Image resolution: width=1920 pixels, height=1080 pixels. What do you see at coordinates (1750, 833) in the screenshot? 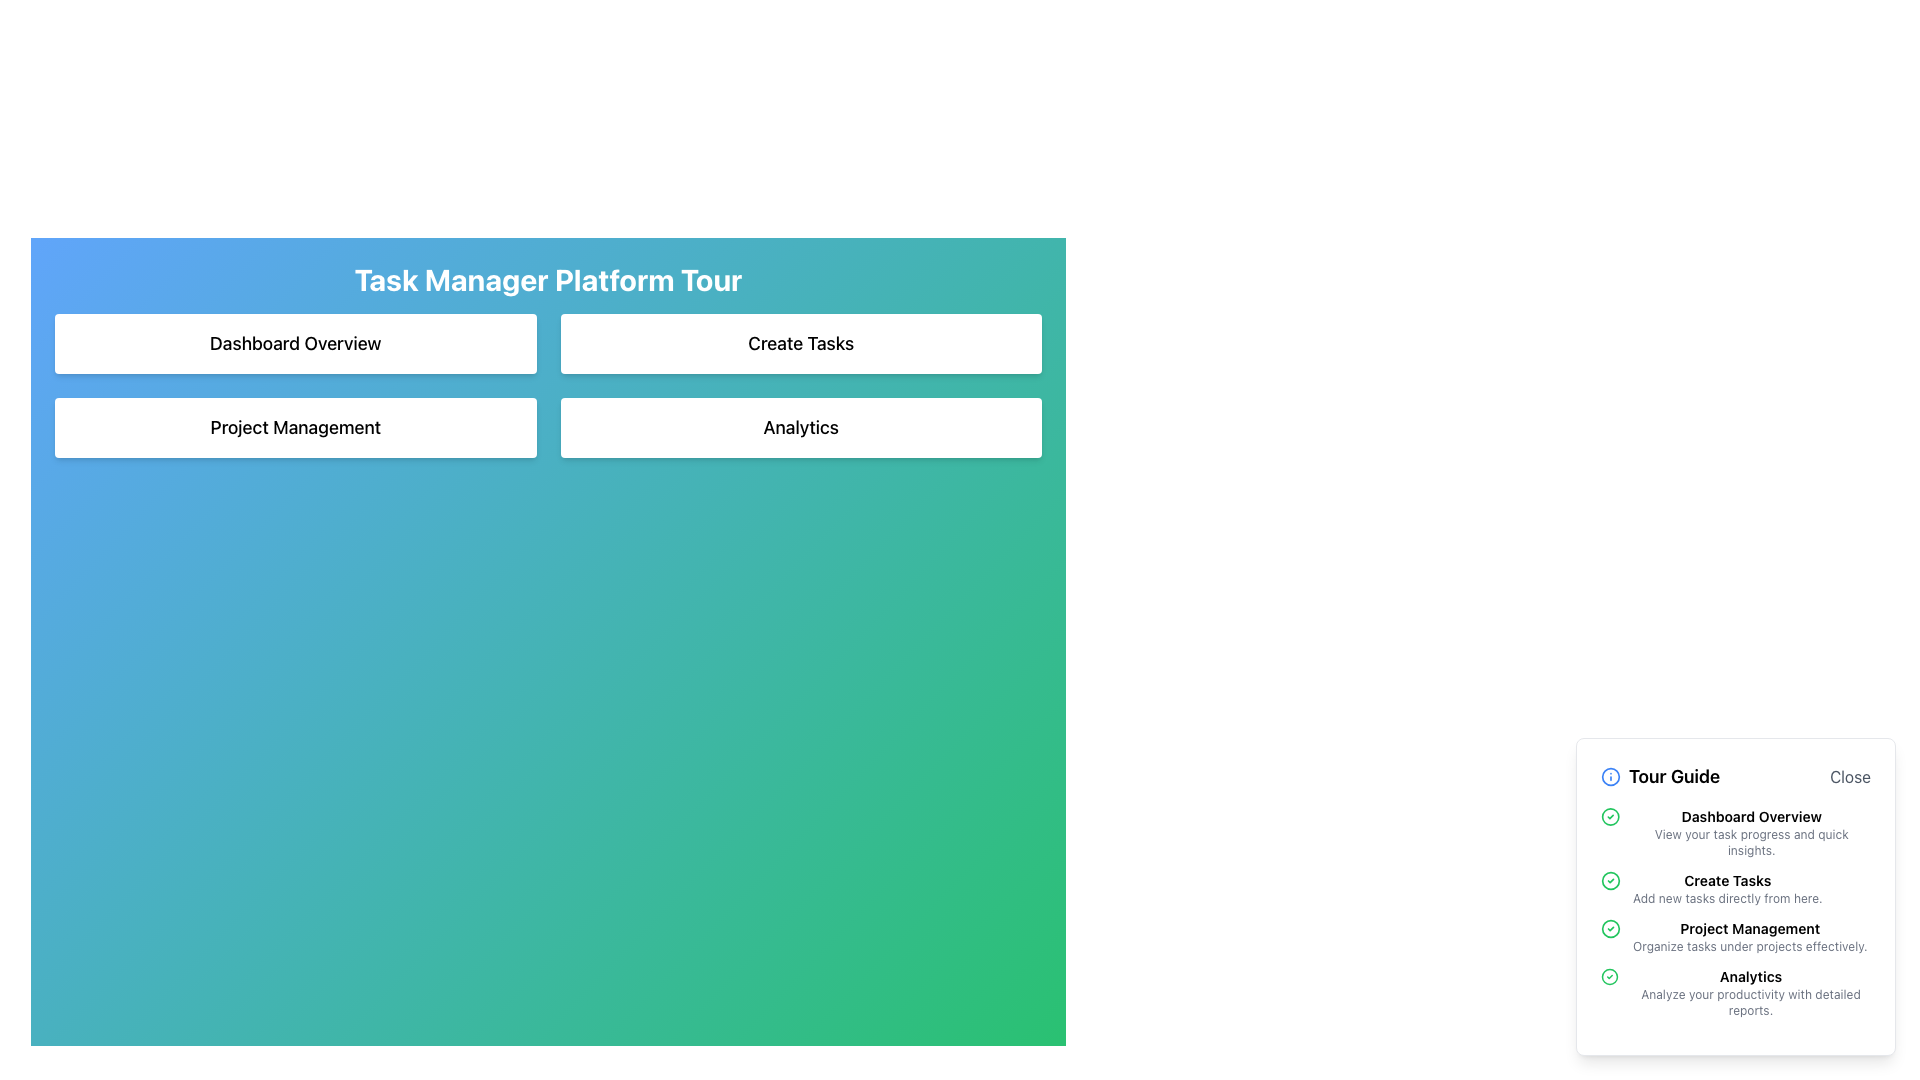
I see `text element titled 'Dashboard Overview' that provides insights into task progress and quick insights, located in the 'Tour Guide' section` at bounding box center [1750, 833].